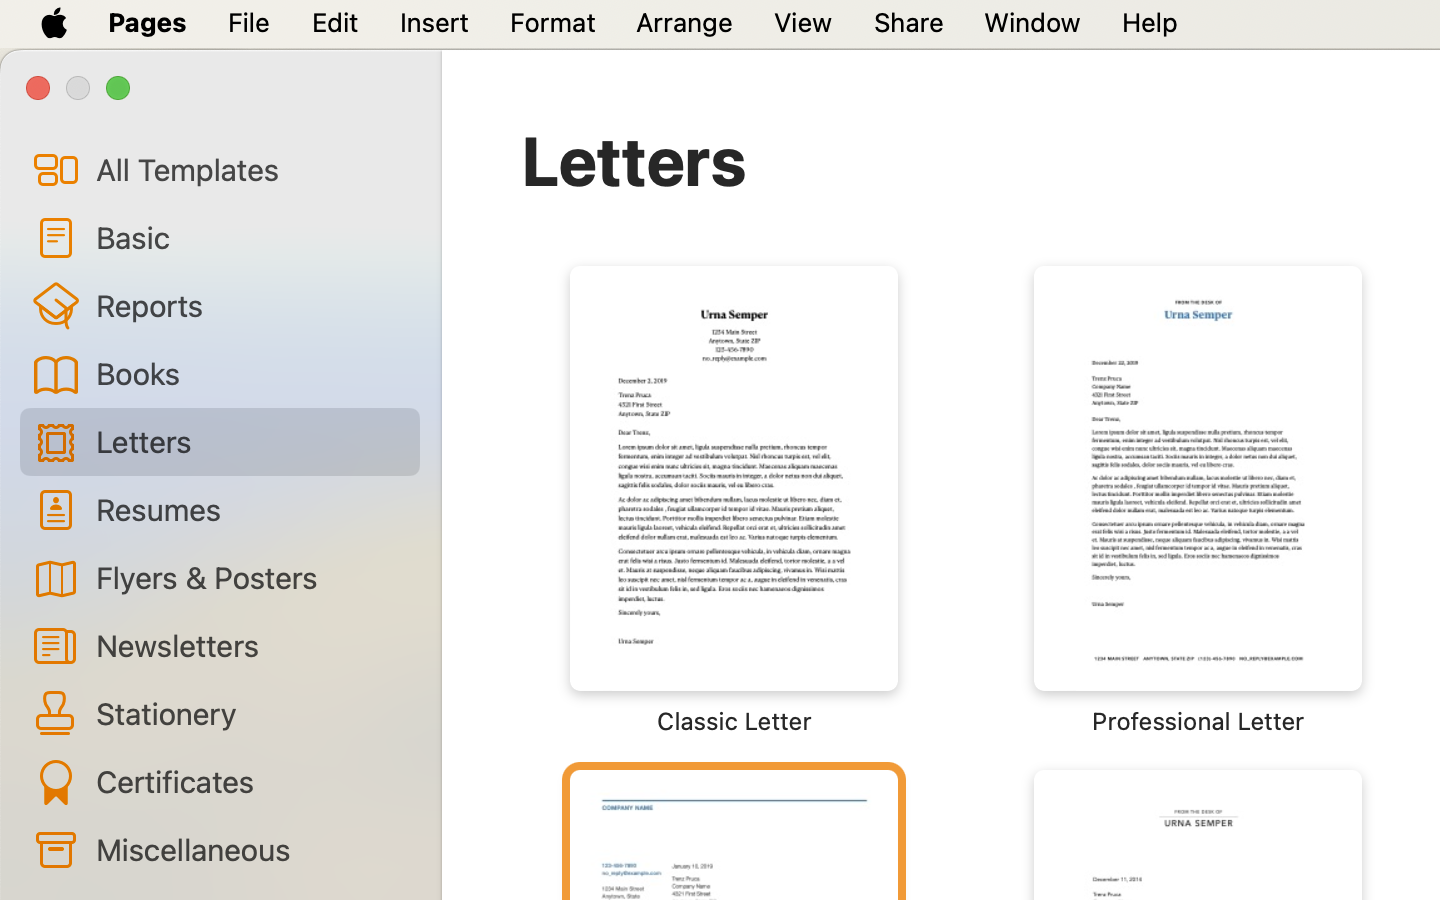 This screenshot has height=900, width=1440. I want to click on 'Stationery', so click(248, 711).